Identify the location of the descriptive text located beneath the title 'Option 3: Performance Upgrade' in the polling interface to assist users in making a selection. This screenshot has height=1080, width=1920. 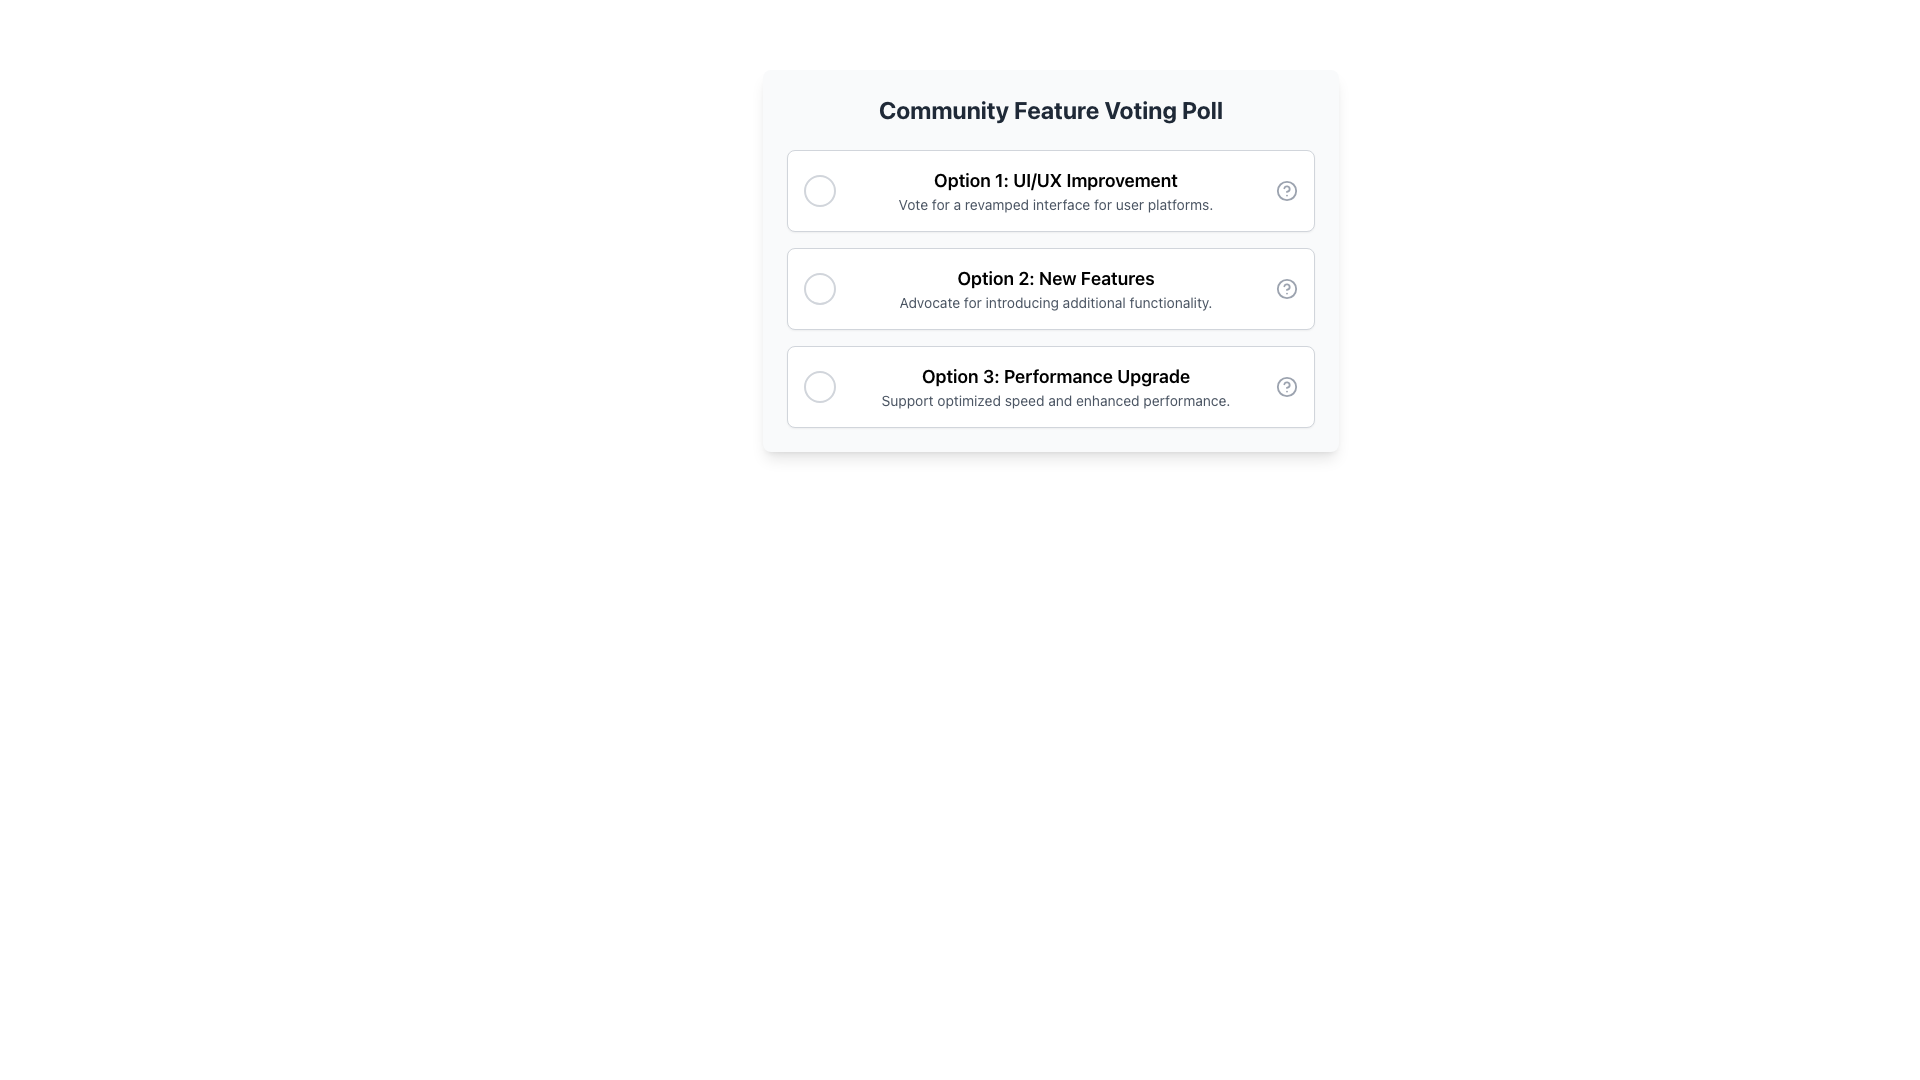
(1055, 401).